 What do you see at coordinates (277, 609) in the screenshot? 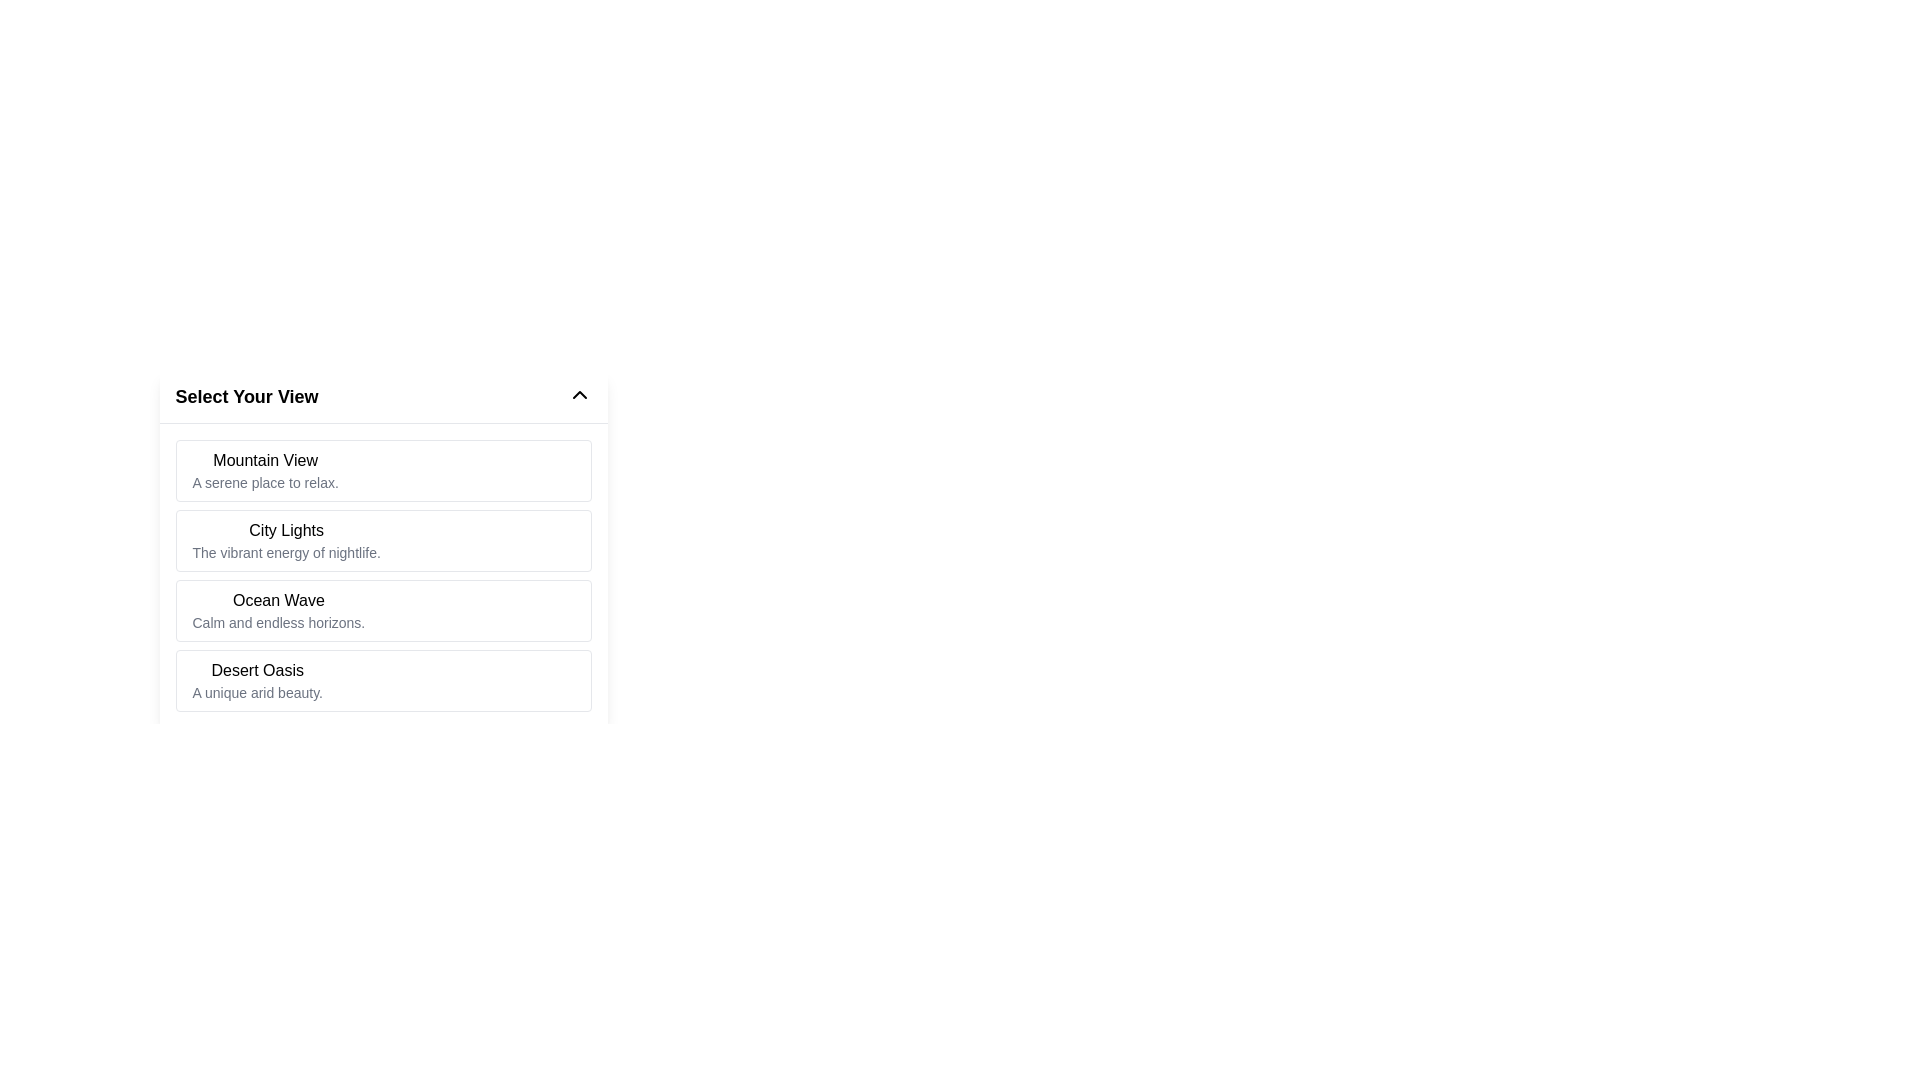
I see `the textual list item labeled 'Ocean Wave', which contains the description 'Calm and endless horizons.' and is positioned in the third place within a vertical list of selectable items` at bounding box center [277, 609].